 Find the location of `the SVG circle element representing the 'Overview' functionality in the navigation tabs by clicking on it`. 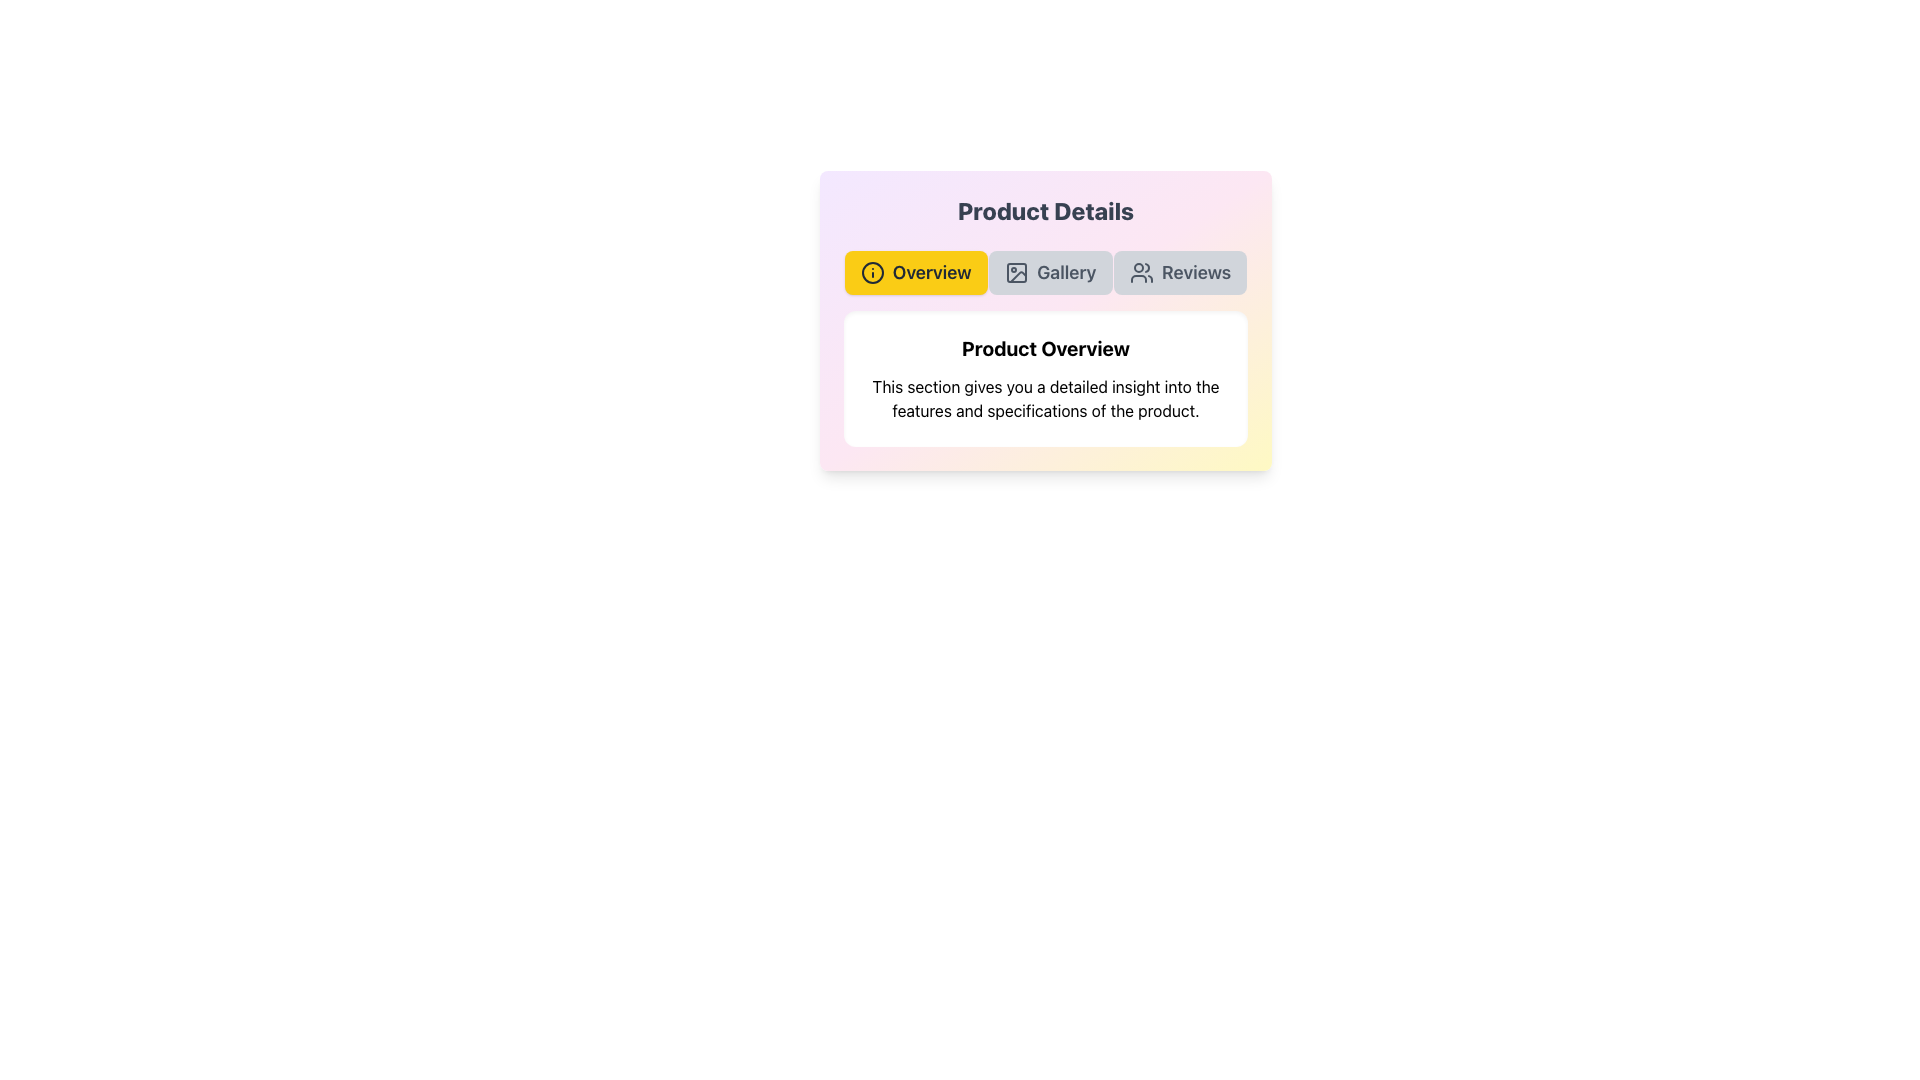

the SVG circle element representing the 'Overview' functionality in the navigation tabs by clicking on it is located at coordinates (872, 273).